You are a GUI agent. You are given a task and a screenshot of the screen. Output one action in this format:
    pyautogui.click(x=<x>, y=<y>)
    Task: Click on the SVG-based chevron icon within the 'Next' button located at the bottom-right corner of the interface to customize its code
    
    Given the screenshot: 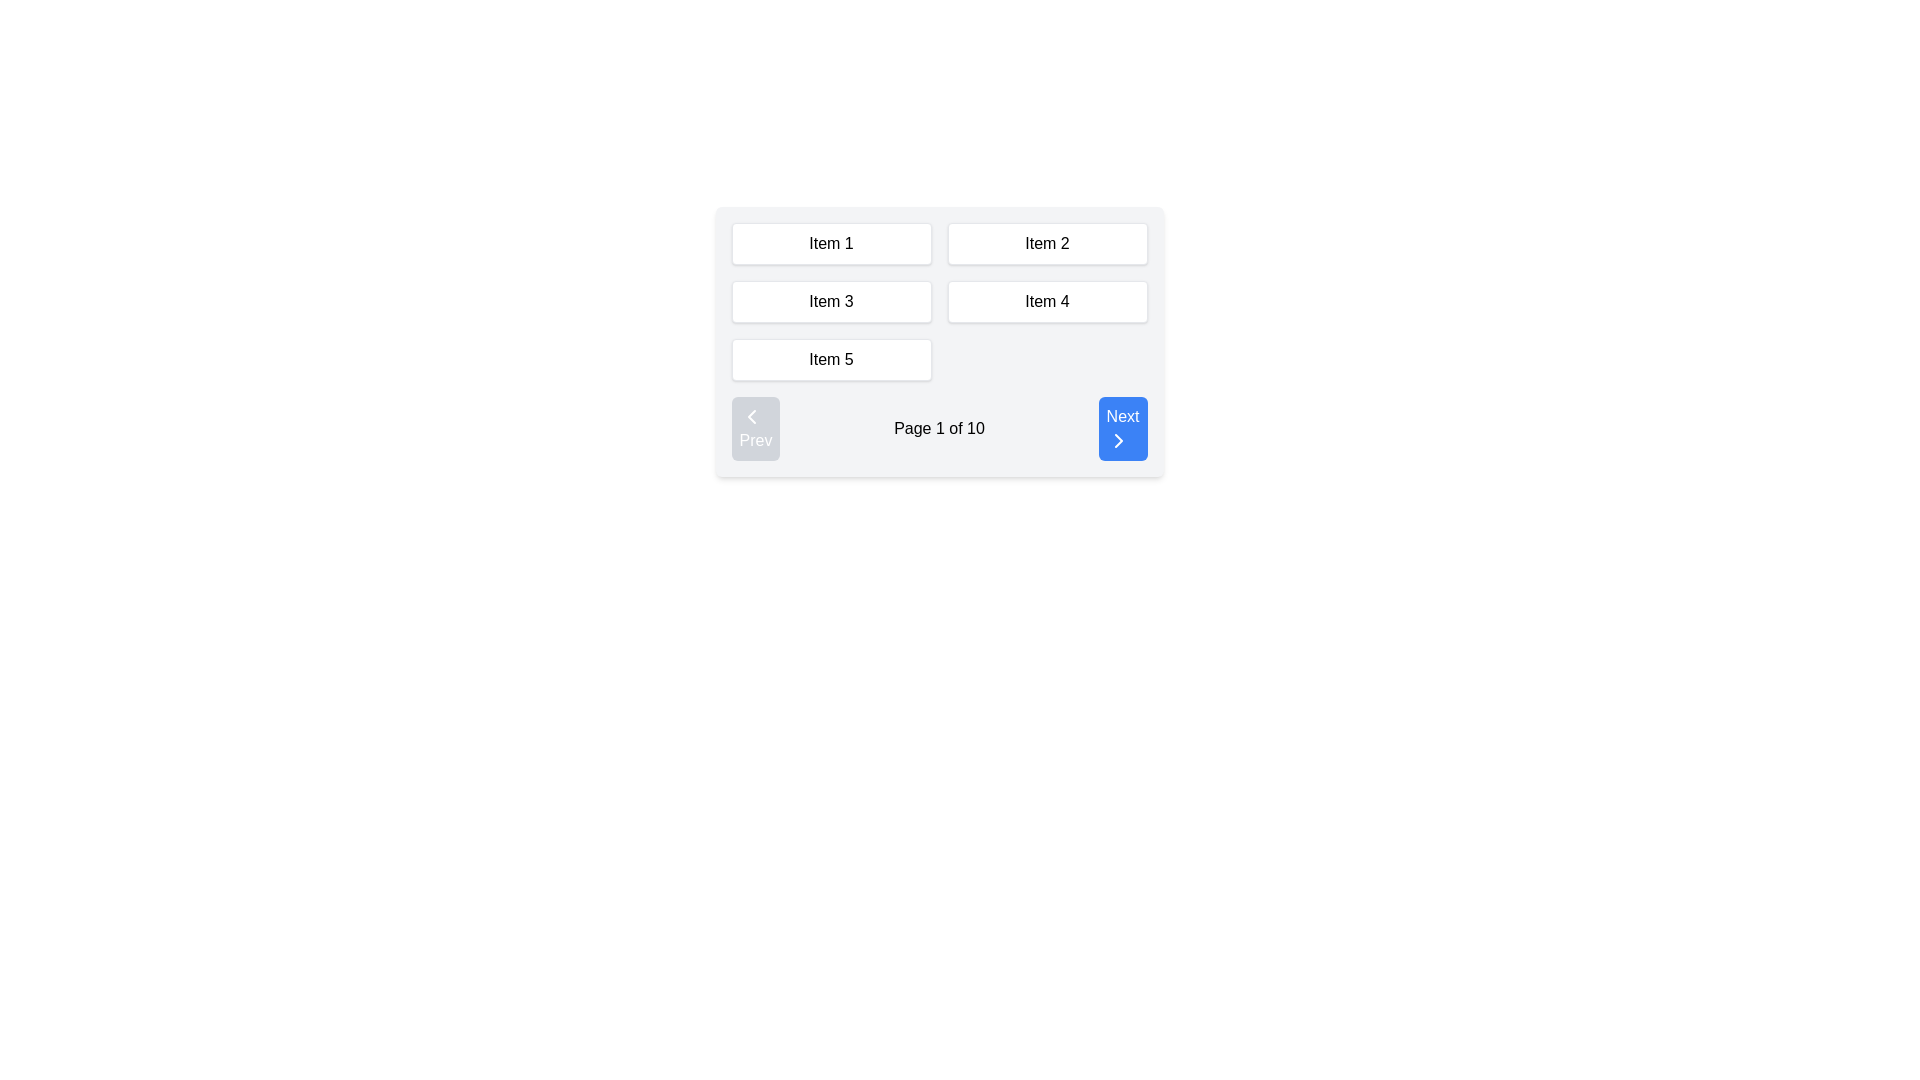 What is the action you would take?
    pyautogui.click(x=1117, y=439)
    